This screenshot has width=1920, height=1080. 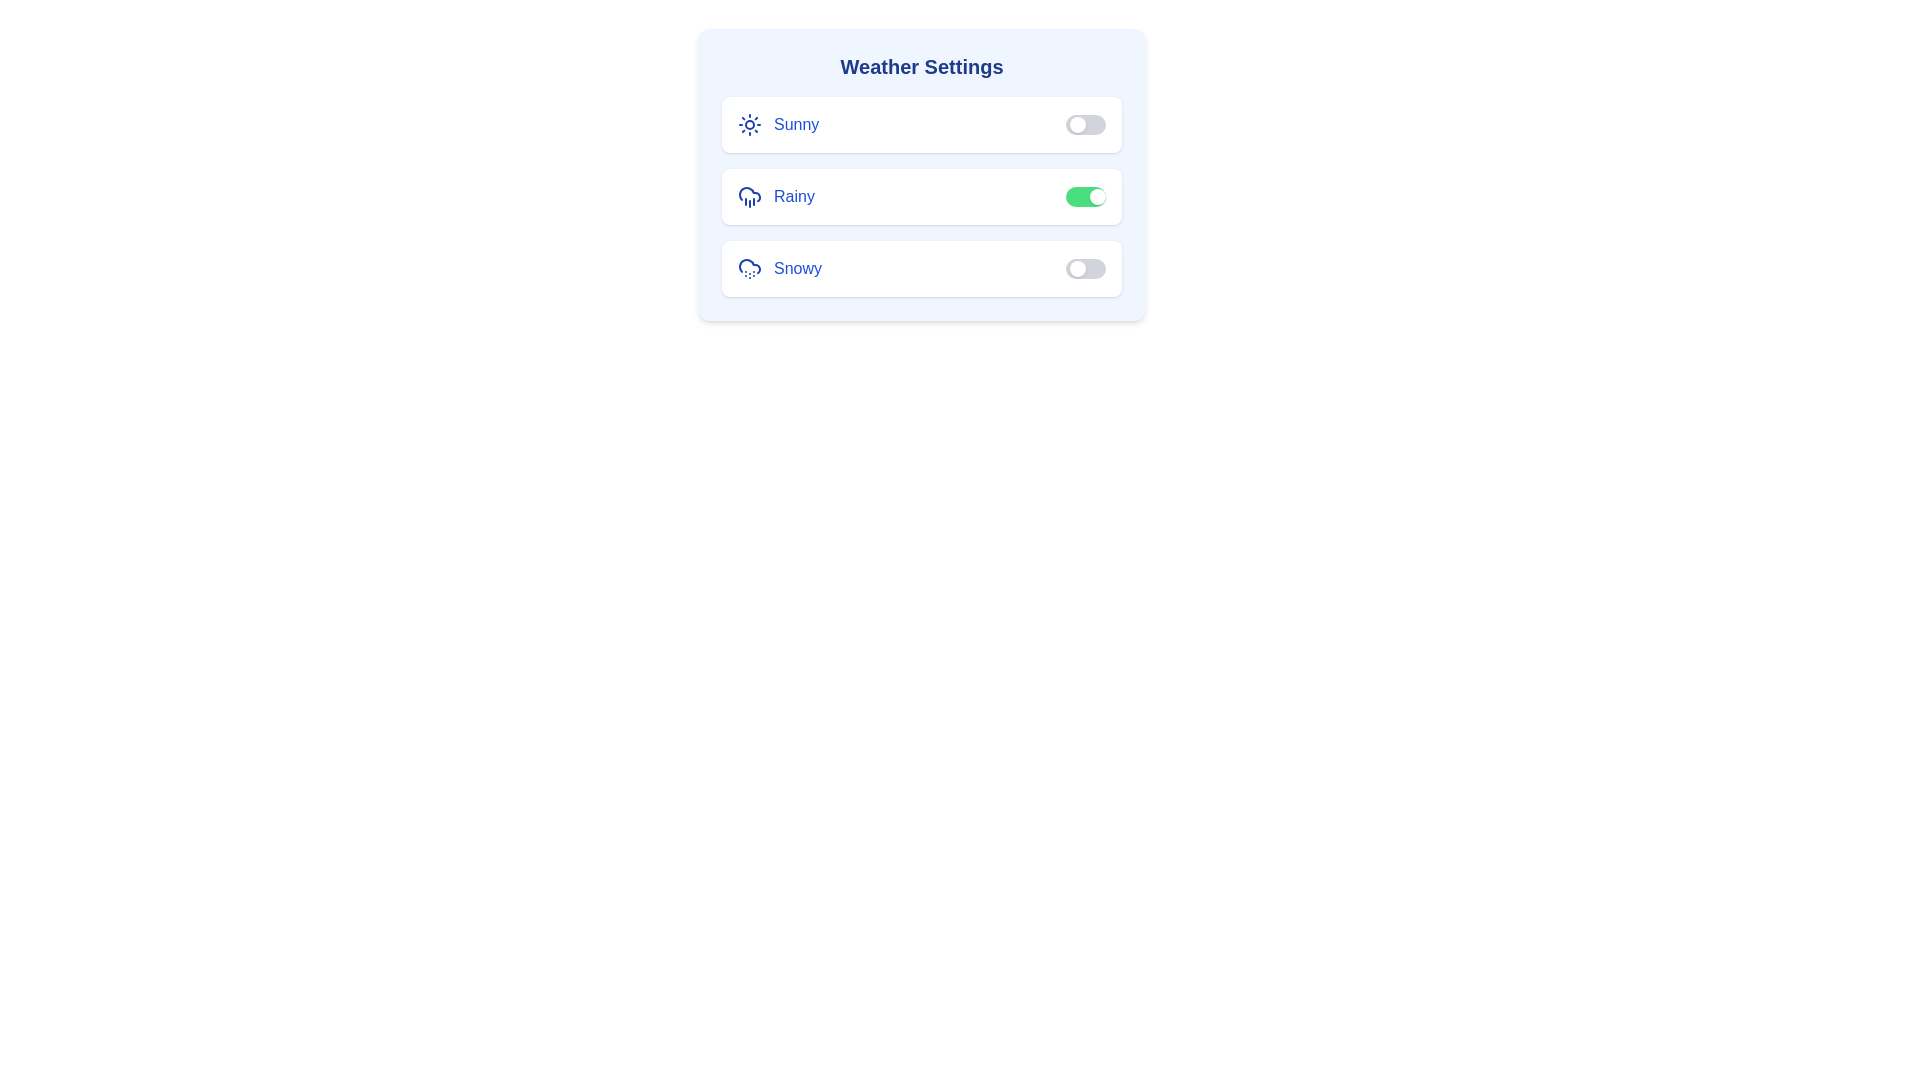 What do you see at coordinates (1077, 268) in the screenshot?
I see `the toggle switch knob for the 'Snowy' weather setting, located in the third row of the weather settings menu` at bounding box center [1077, 268].